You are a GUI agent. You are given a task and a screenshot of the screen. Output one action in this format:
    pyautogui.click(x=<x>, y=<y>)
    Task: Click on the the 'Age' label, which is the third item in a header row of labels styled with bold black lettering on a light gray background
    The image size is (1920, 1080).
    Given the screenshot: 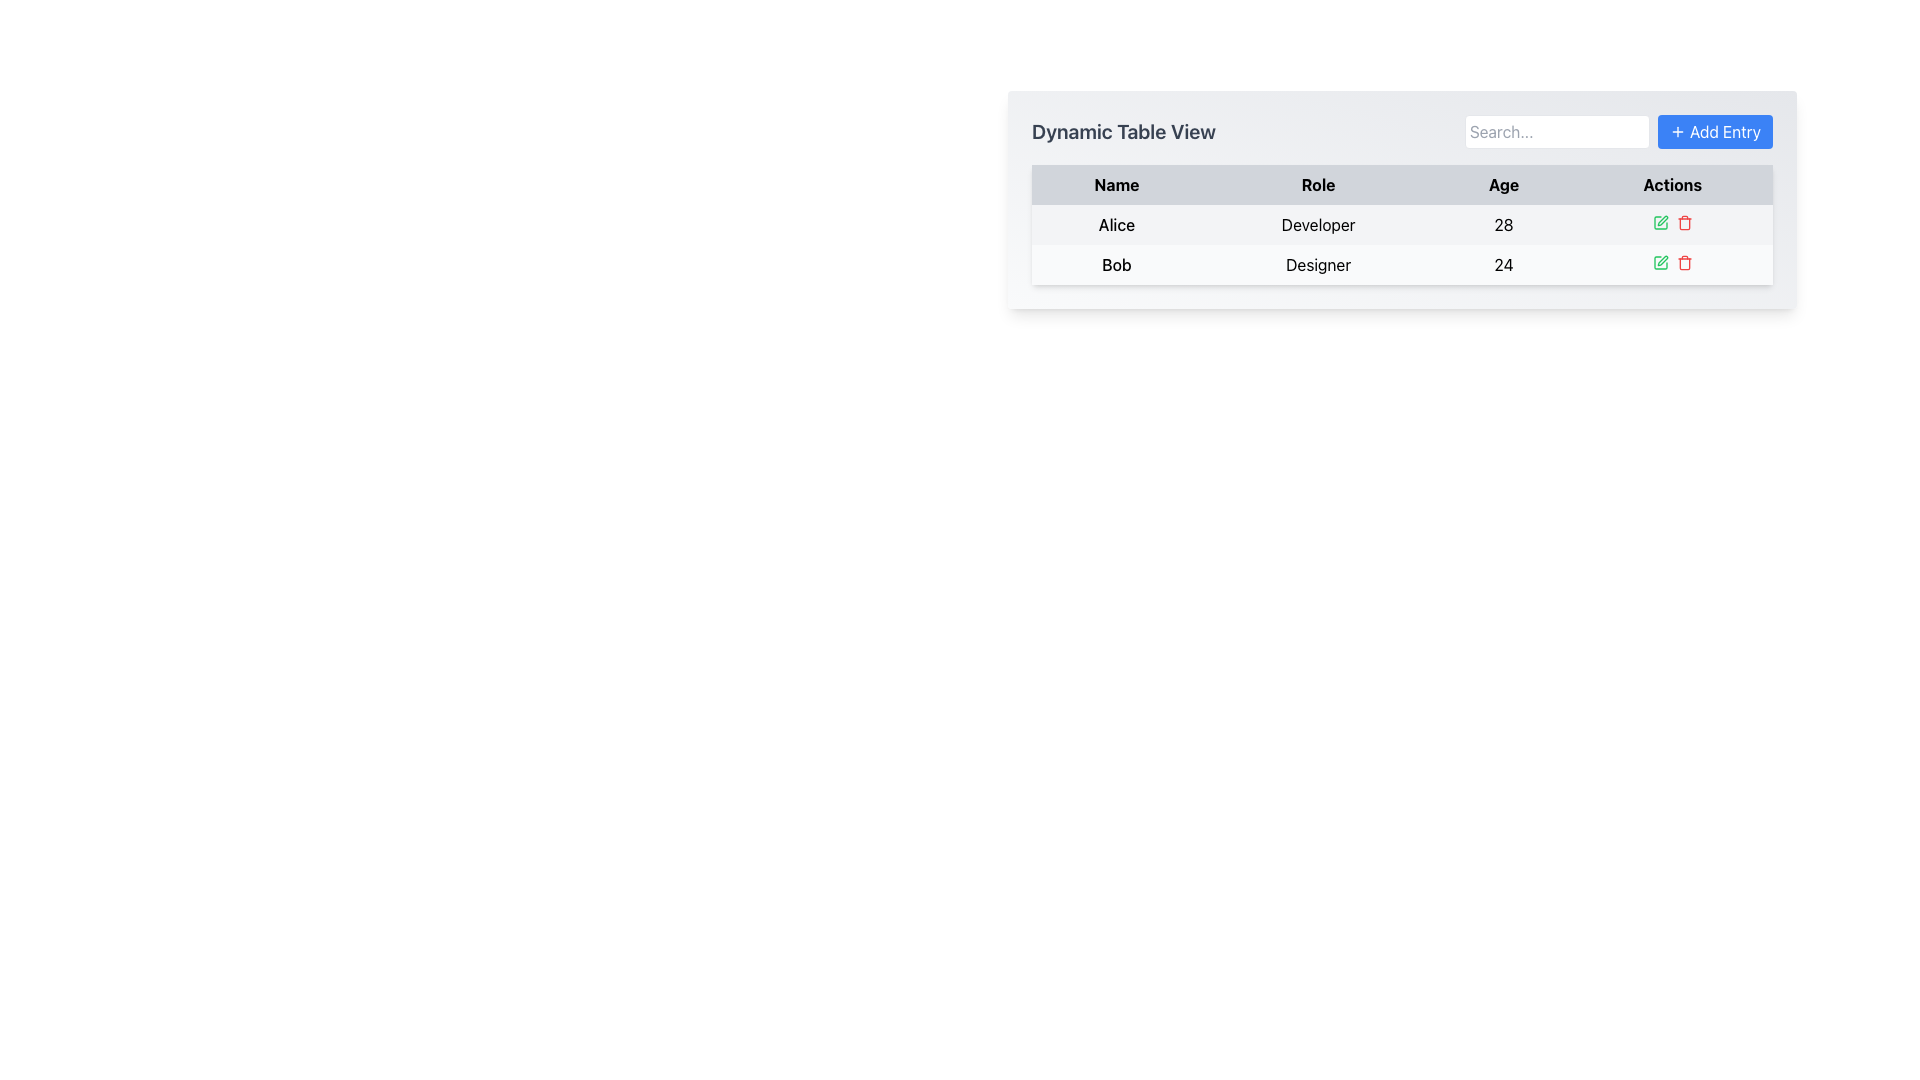 What is the action you would take?
    pyautogui.click(x=1504, y=185)
    